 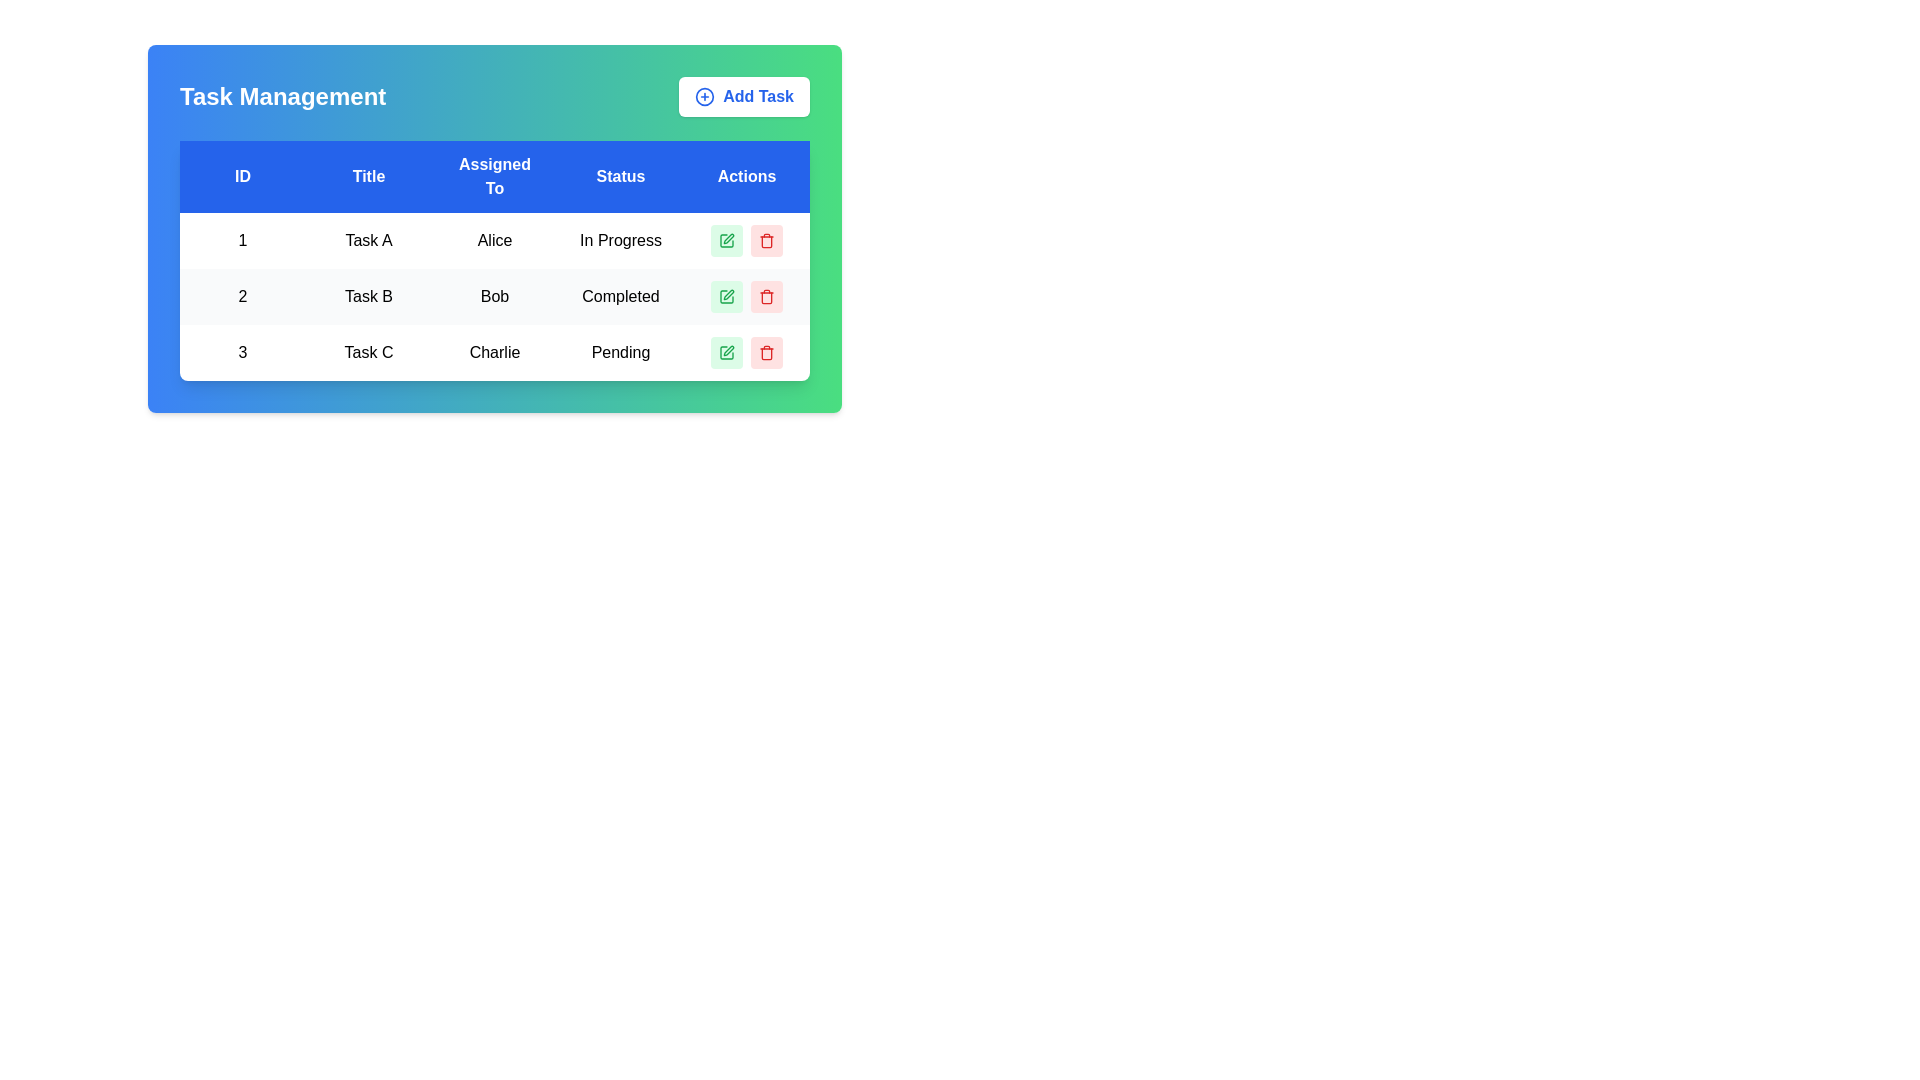 I want to click on the delete button in the 'Actions' column of the first row in the table to observe hover effects, so click(x=766, y=239).